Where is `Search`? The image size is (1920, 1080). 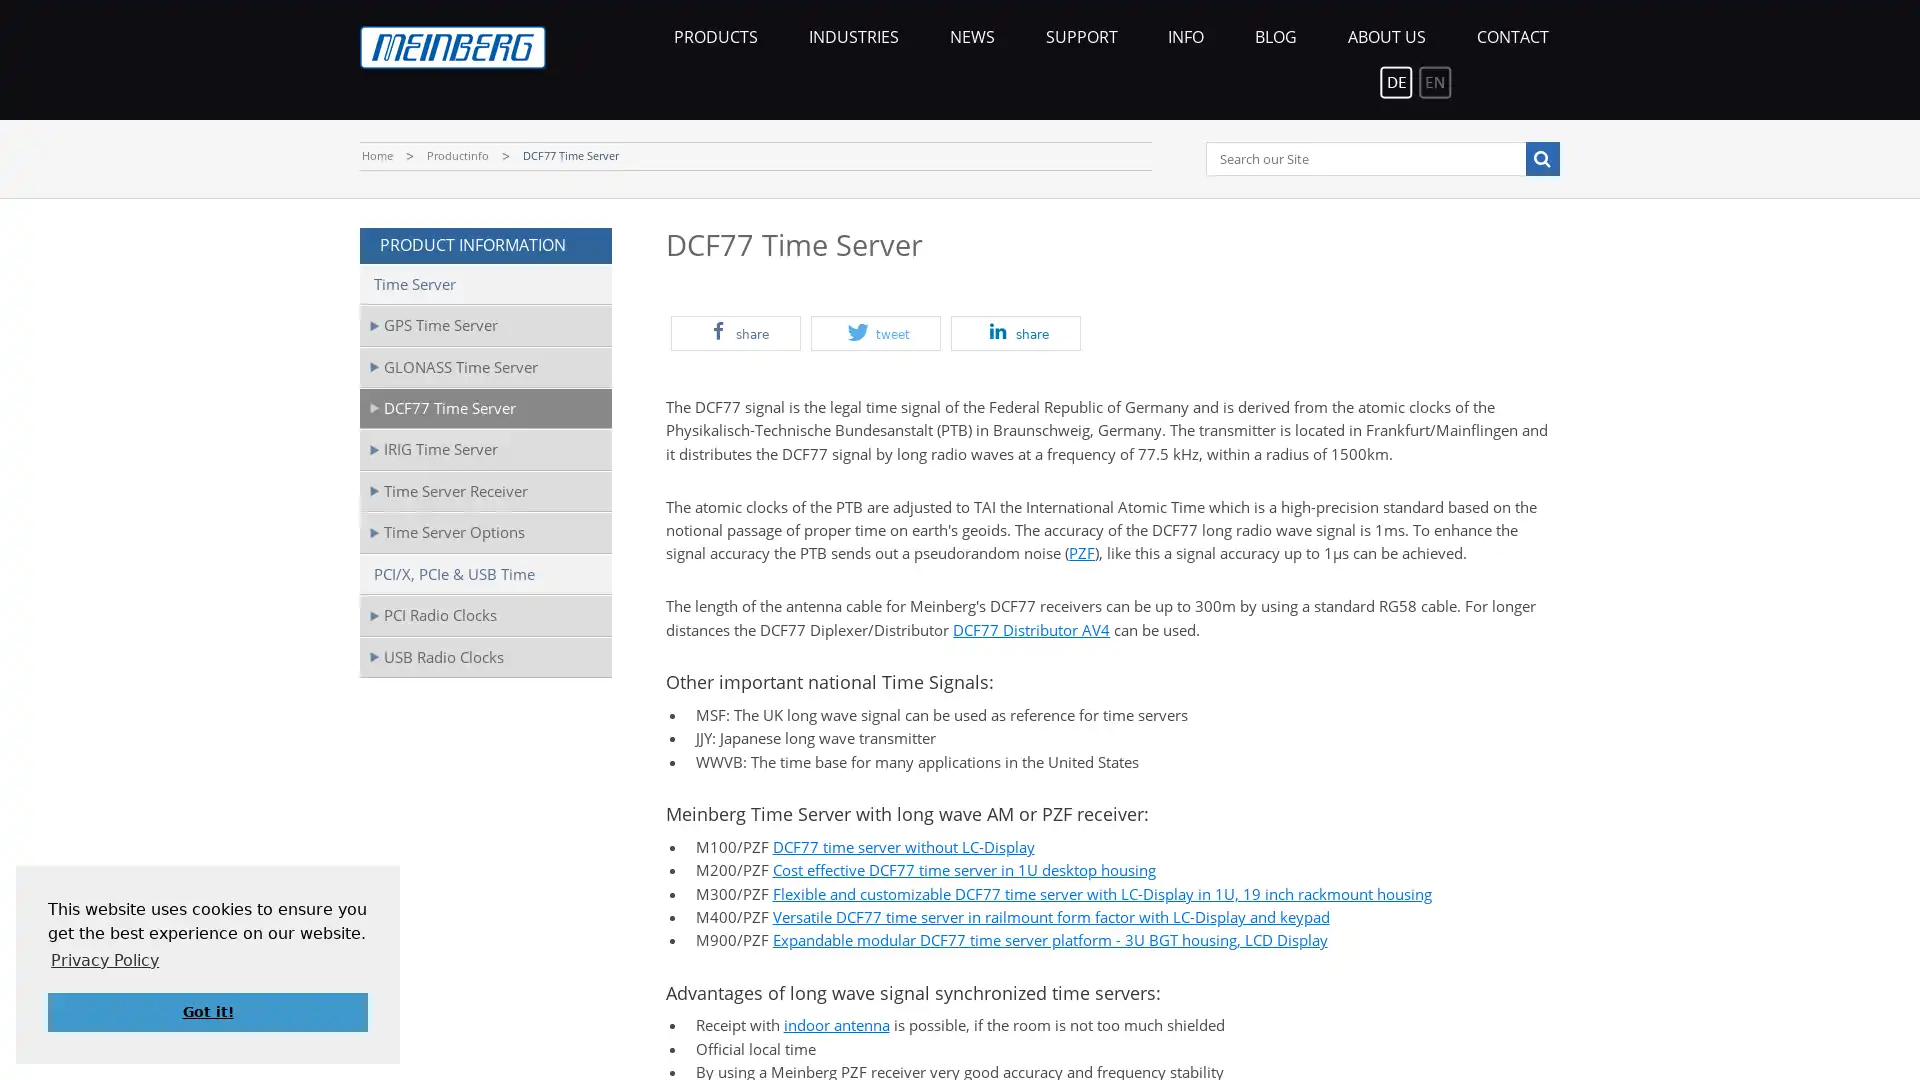 Search is located at coordinates (1540, 157).